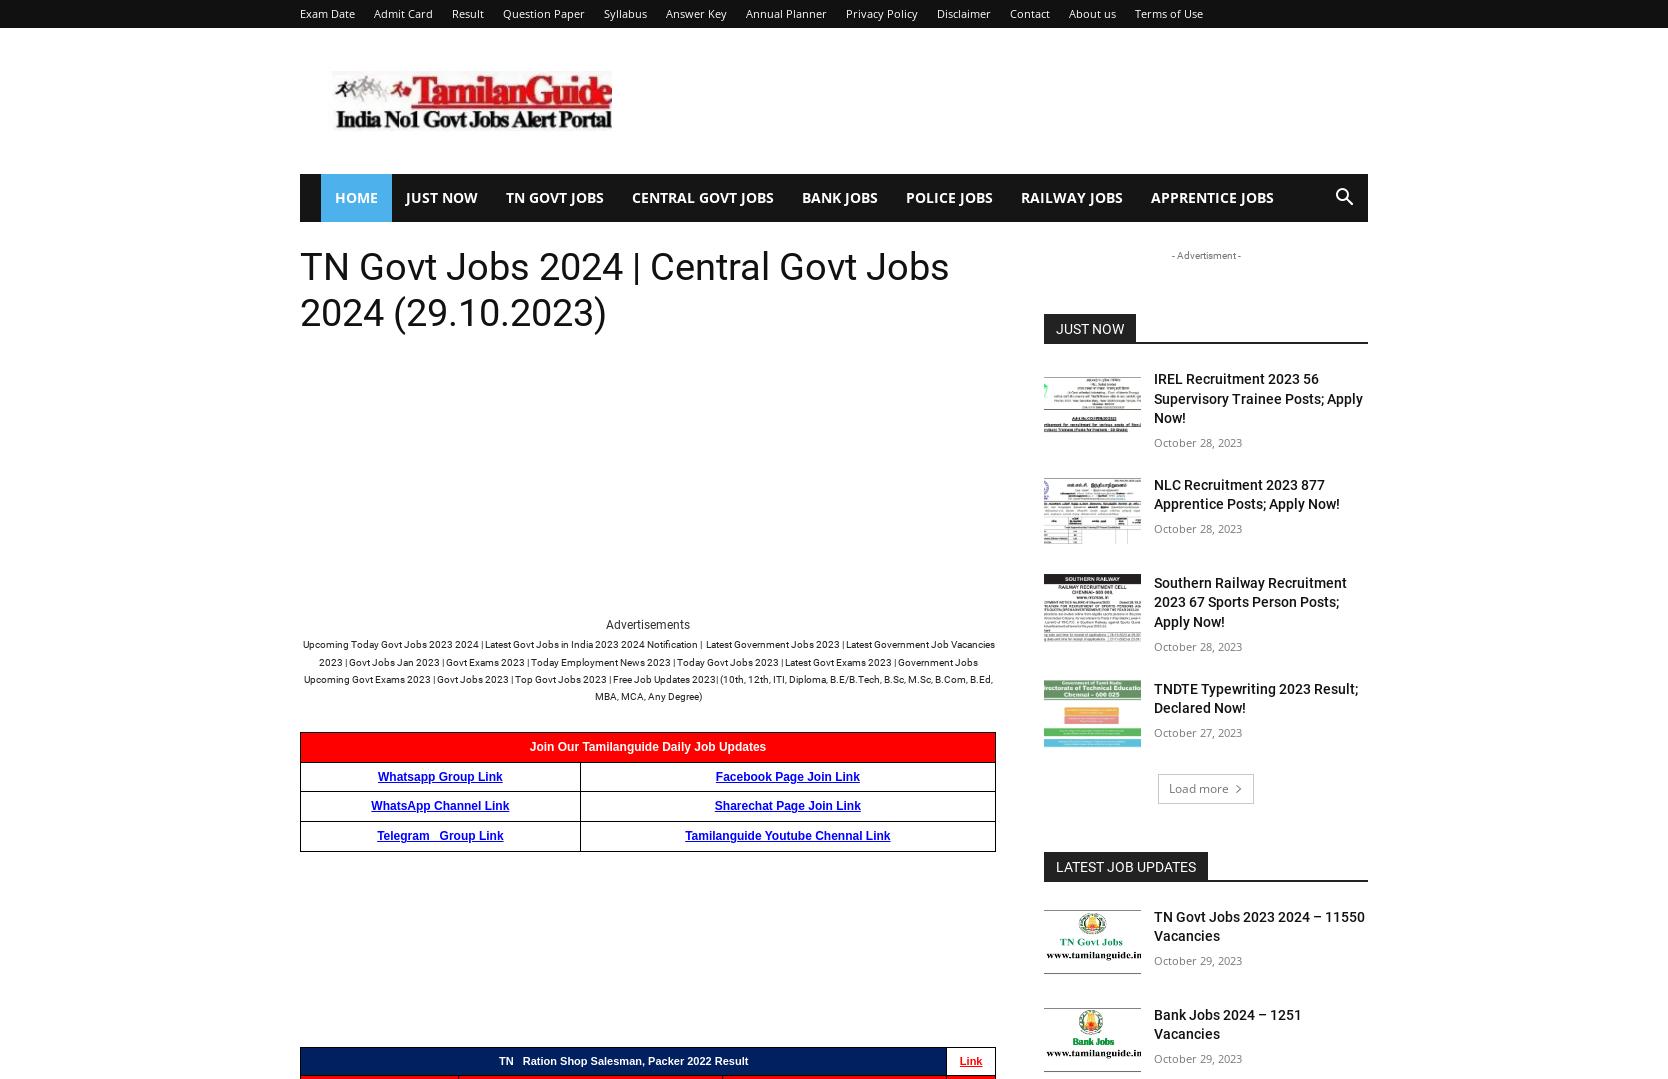  What do you see at coordinates (684, 836) in the screenshot?
I see `'Tamilanguide Youtube Chennal Link'` at bounding box center [684, 836].